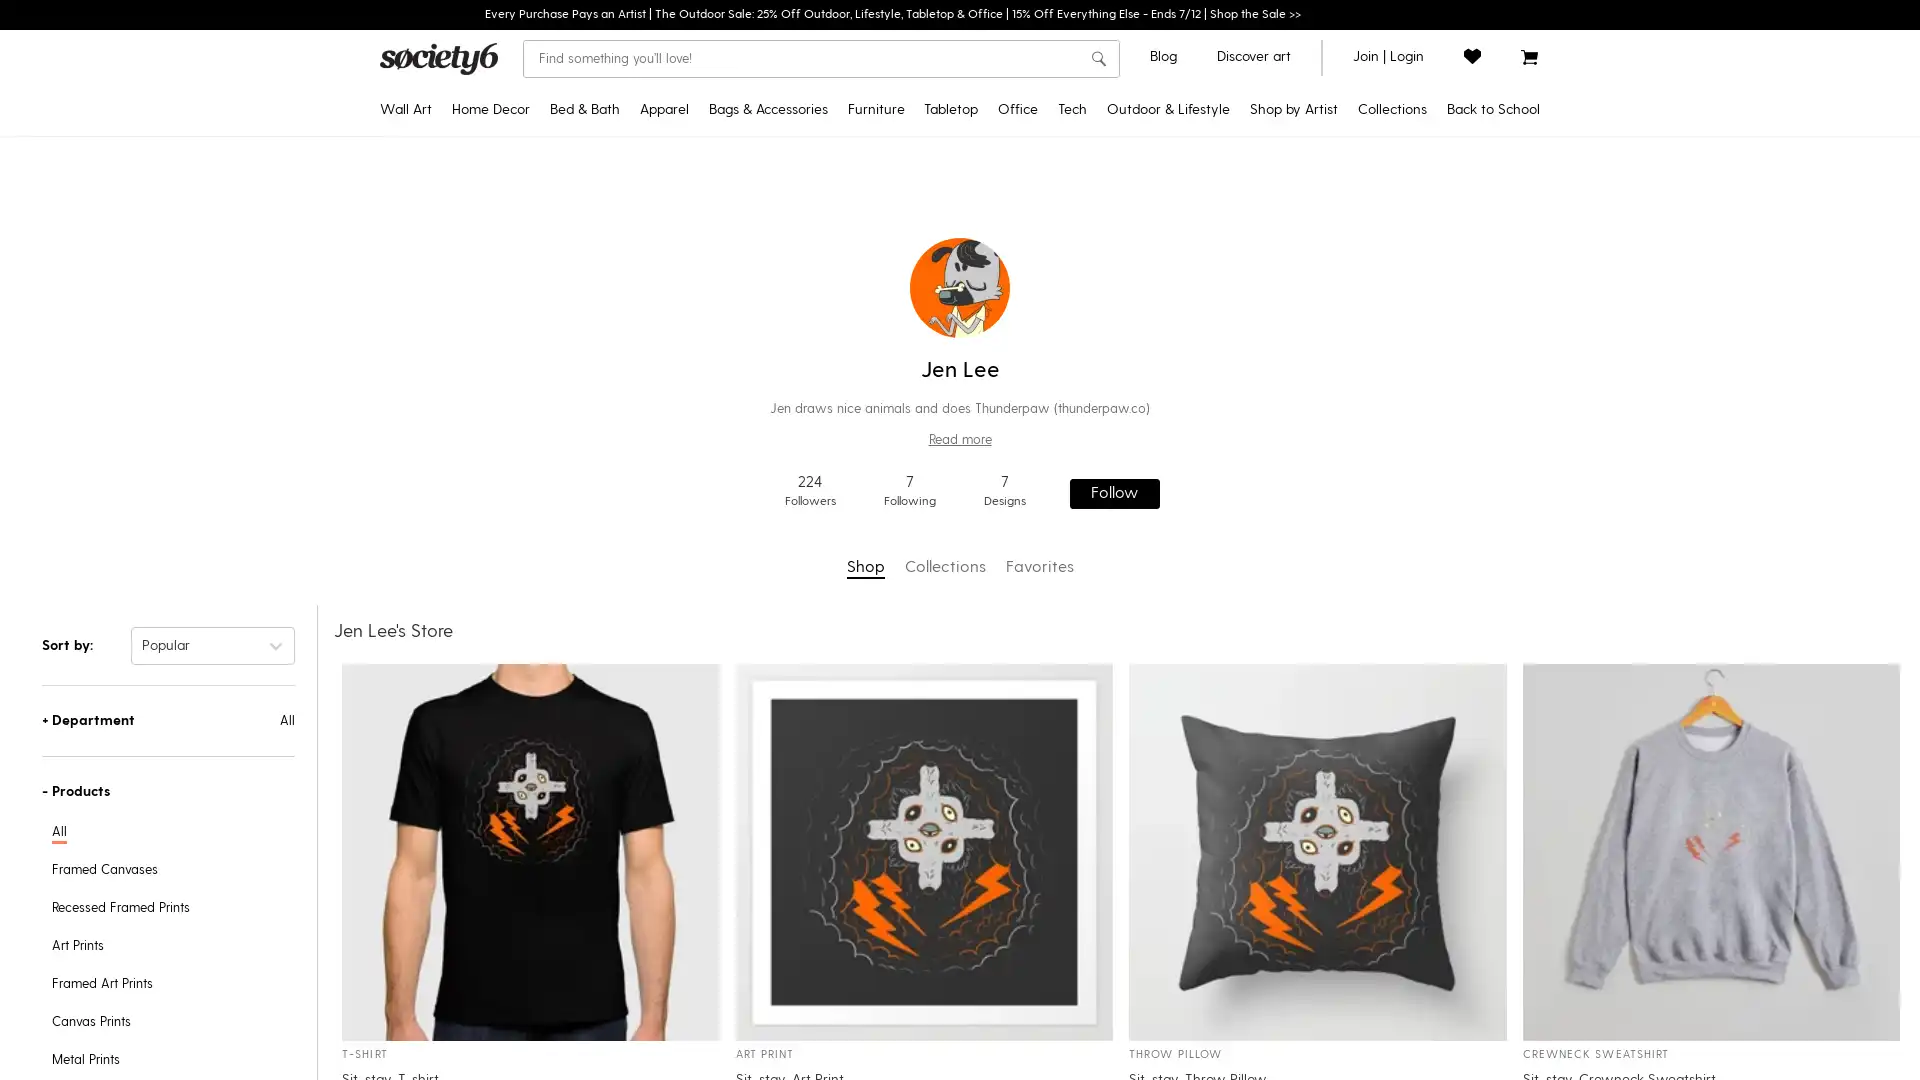  What do you see at coordinates (1196, 483) in the screenshot?
I see `Picnic Blankets` at bounding box center [1196, 483].